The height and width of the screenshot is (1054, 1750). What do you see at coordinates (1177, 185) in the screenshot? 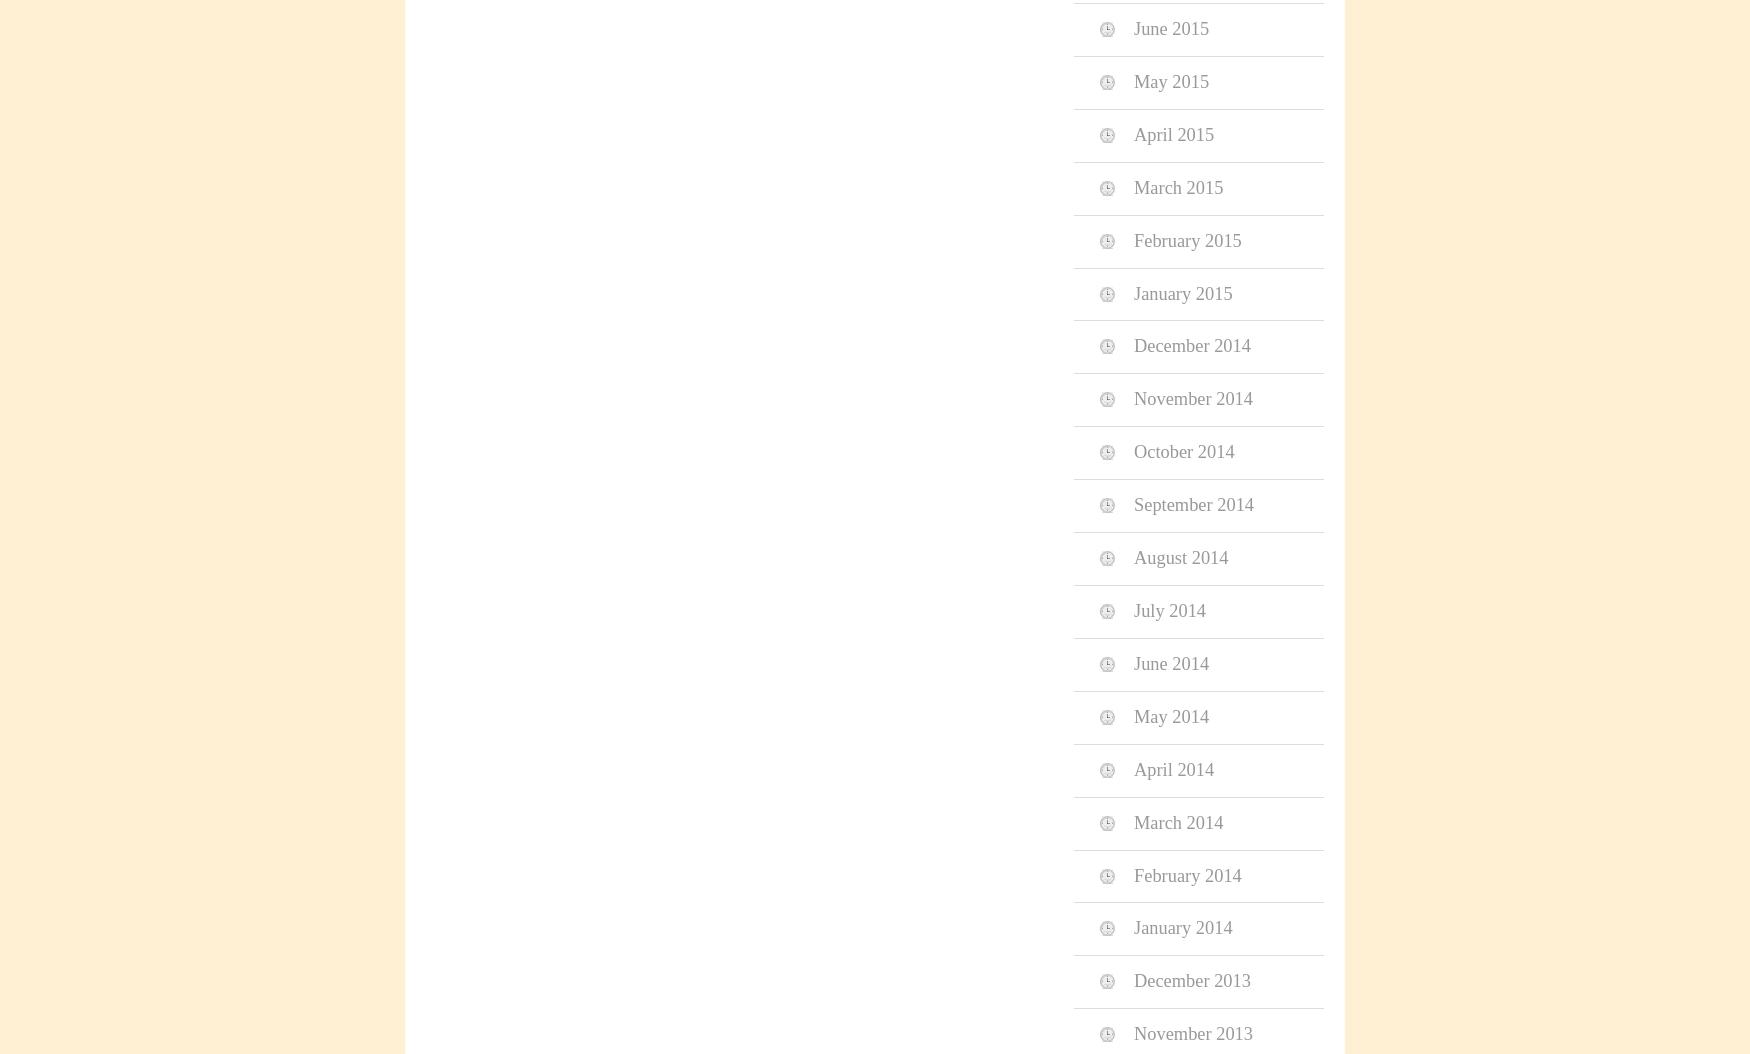
I see `'March 2015'` at bounding box center [1177, 185].